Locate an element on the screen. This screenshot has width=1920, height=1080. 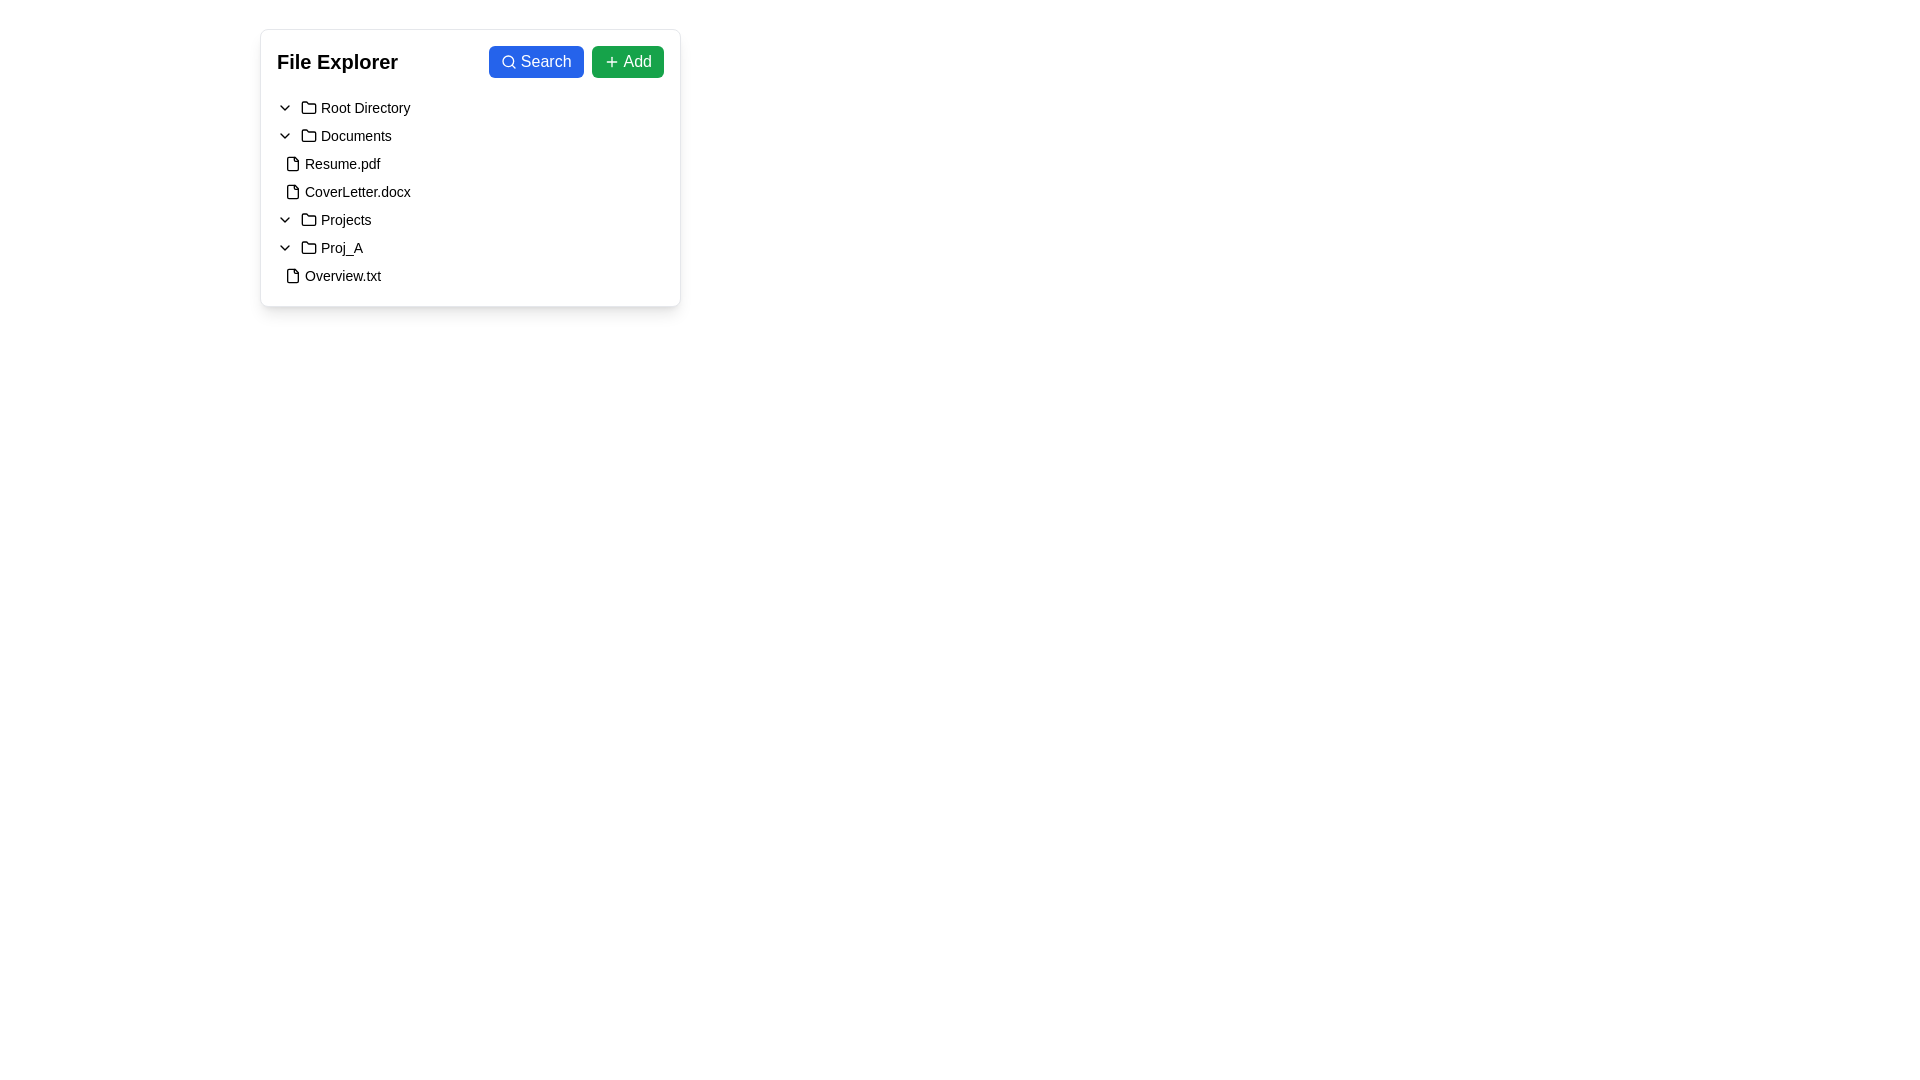
the toggle button is located at coordinates (283, 246).